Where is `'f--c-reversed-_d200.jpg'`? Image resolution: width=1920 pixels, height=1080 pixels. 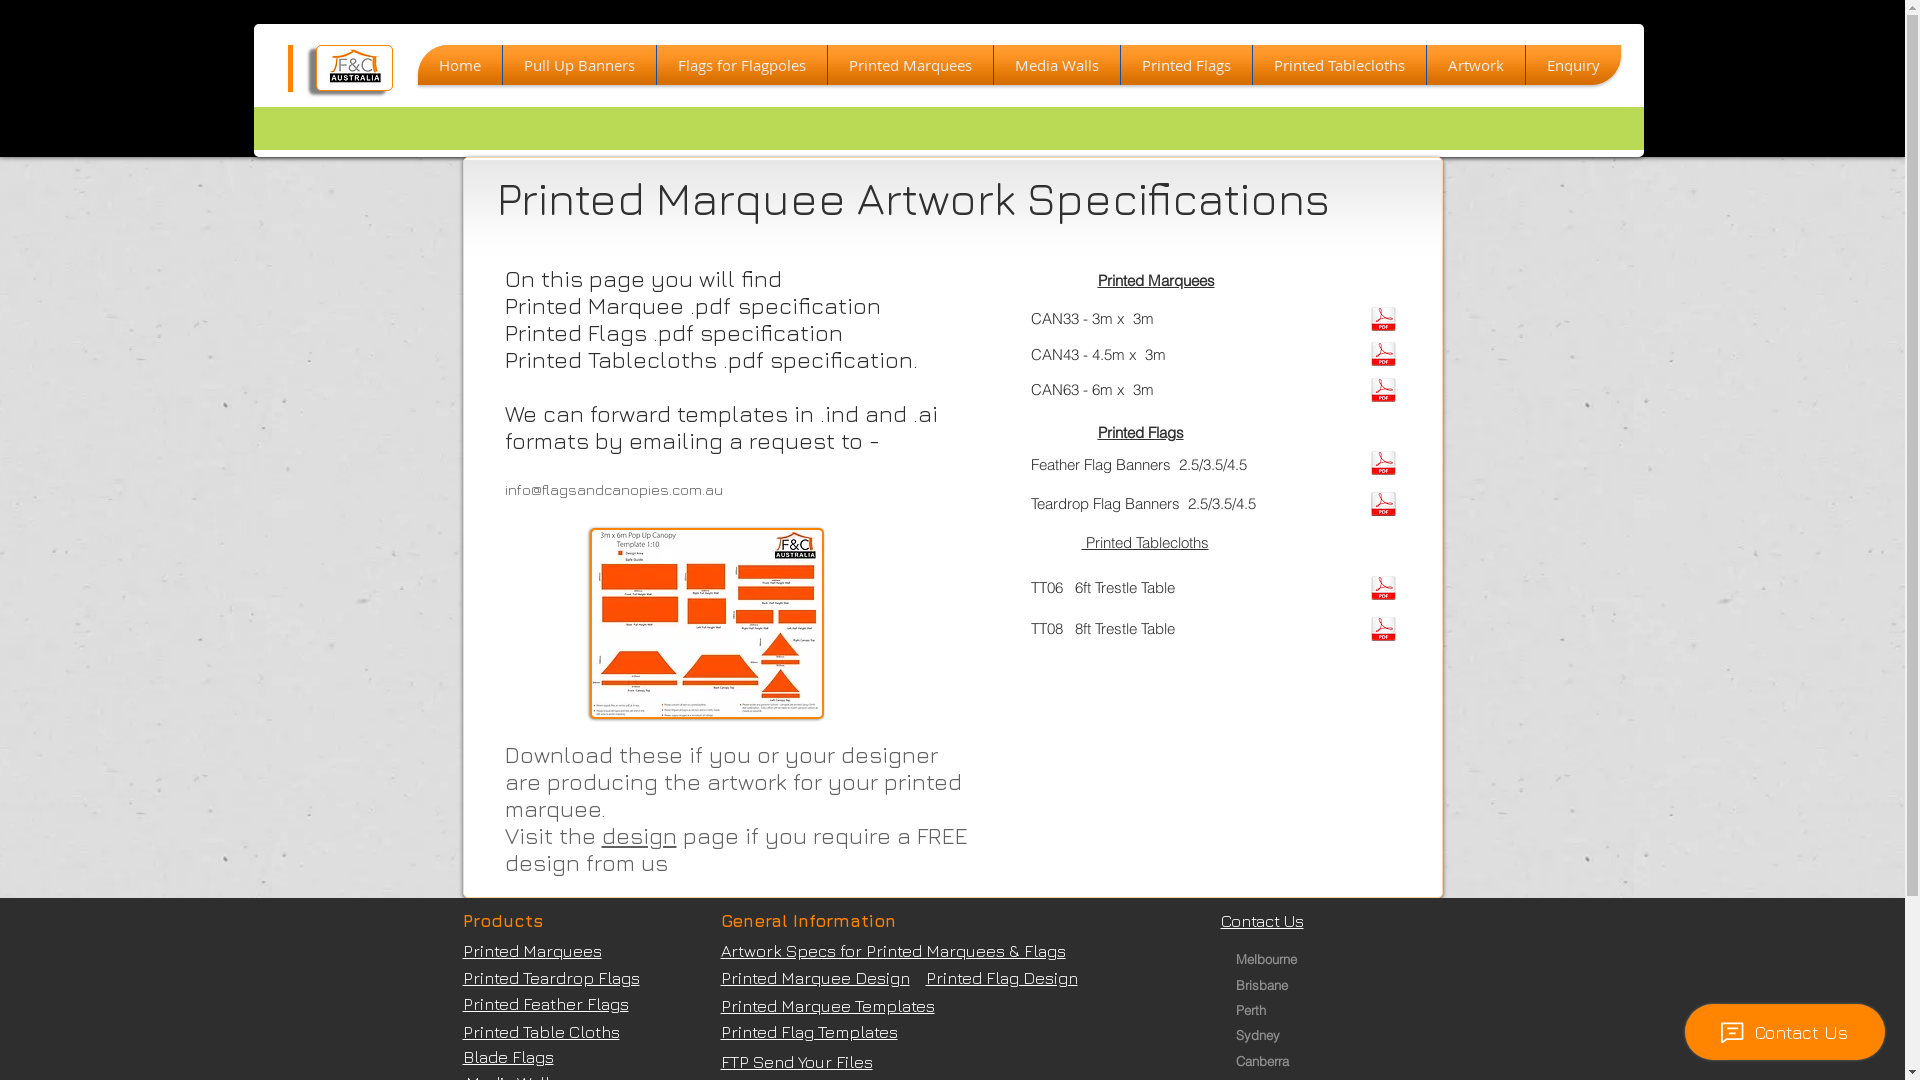
'f--c-reversed-_d200.jpg' is located at coordinates (354, 67).